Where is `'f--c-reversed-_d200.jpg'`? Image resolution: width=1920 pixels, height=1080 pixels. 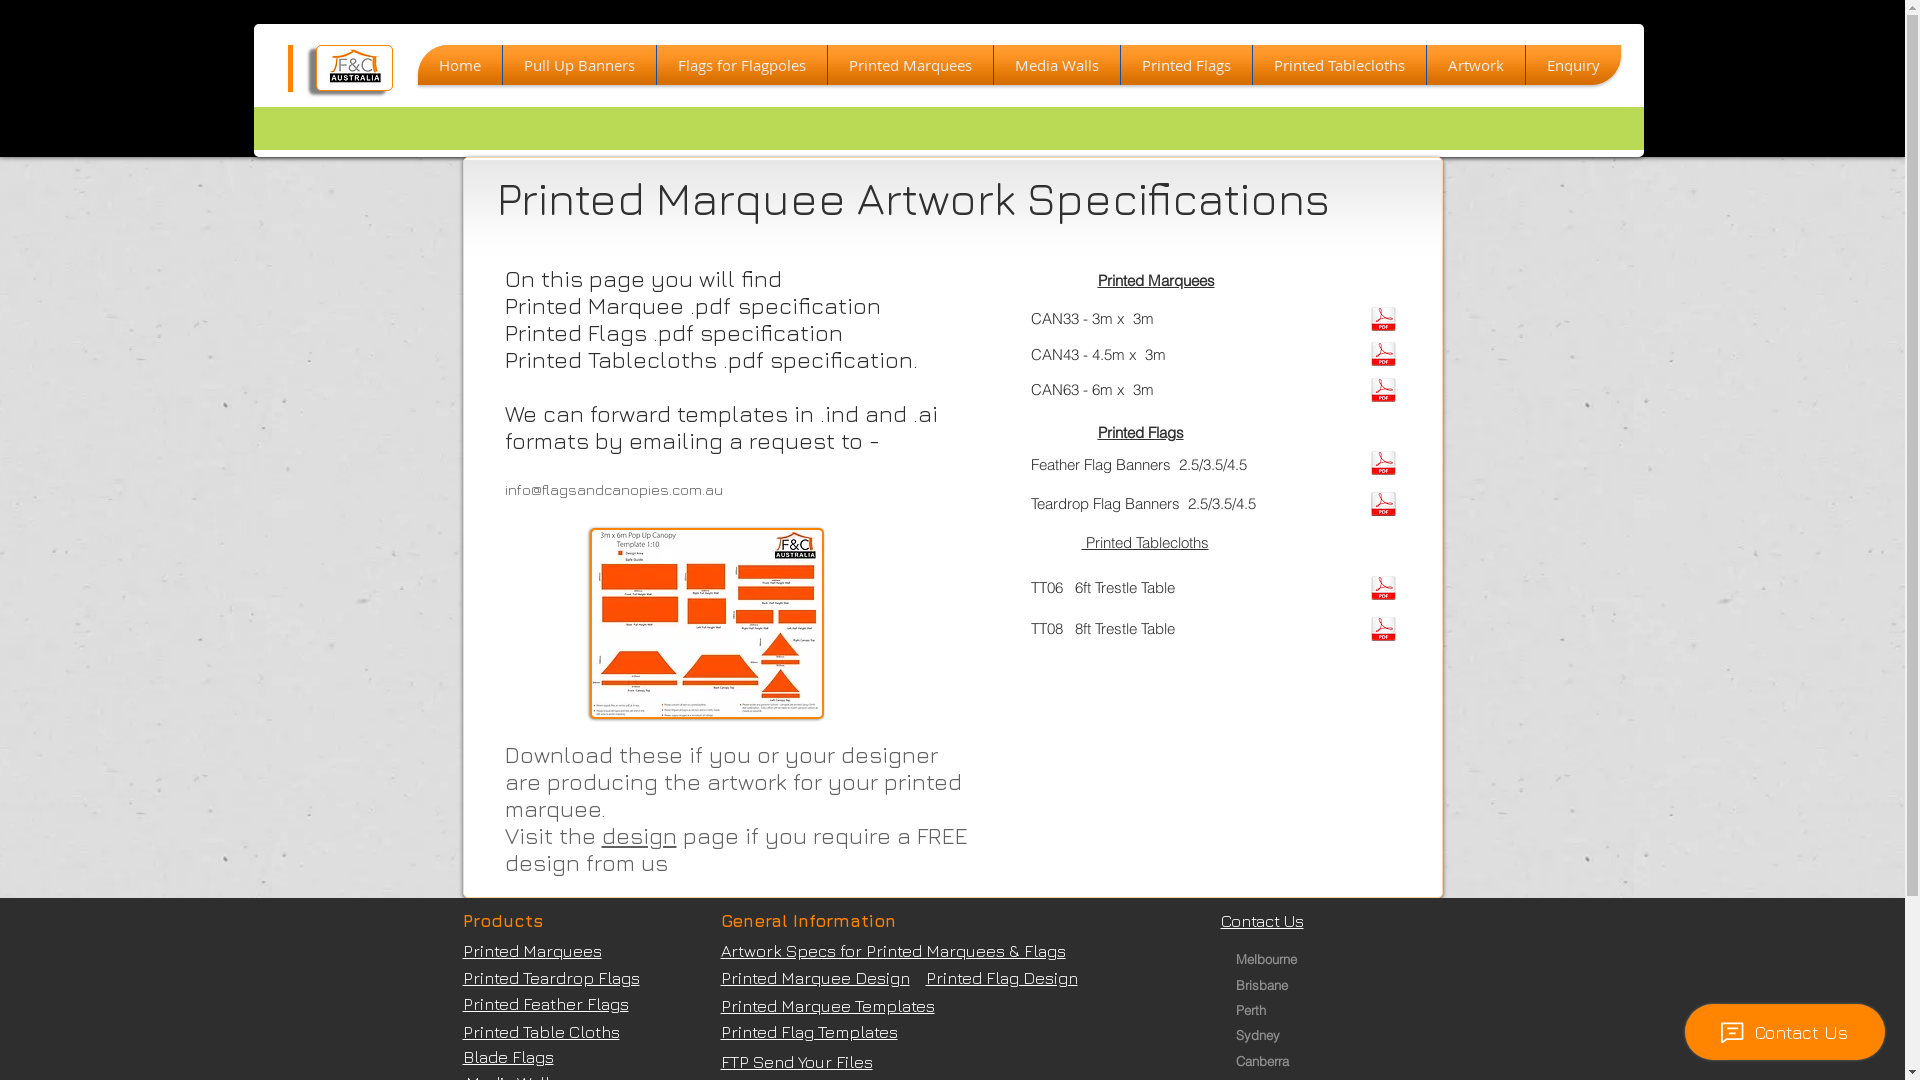
'f--c-reversed-_d200.jpg' is located at coordinates (354, 67).